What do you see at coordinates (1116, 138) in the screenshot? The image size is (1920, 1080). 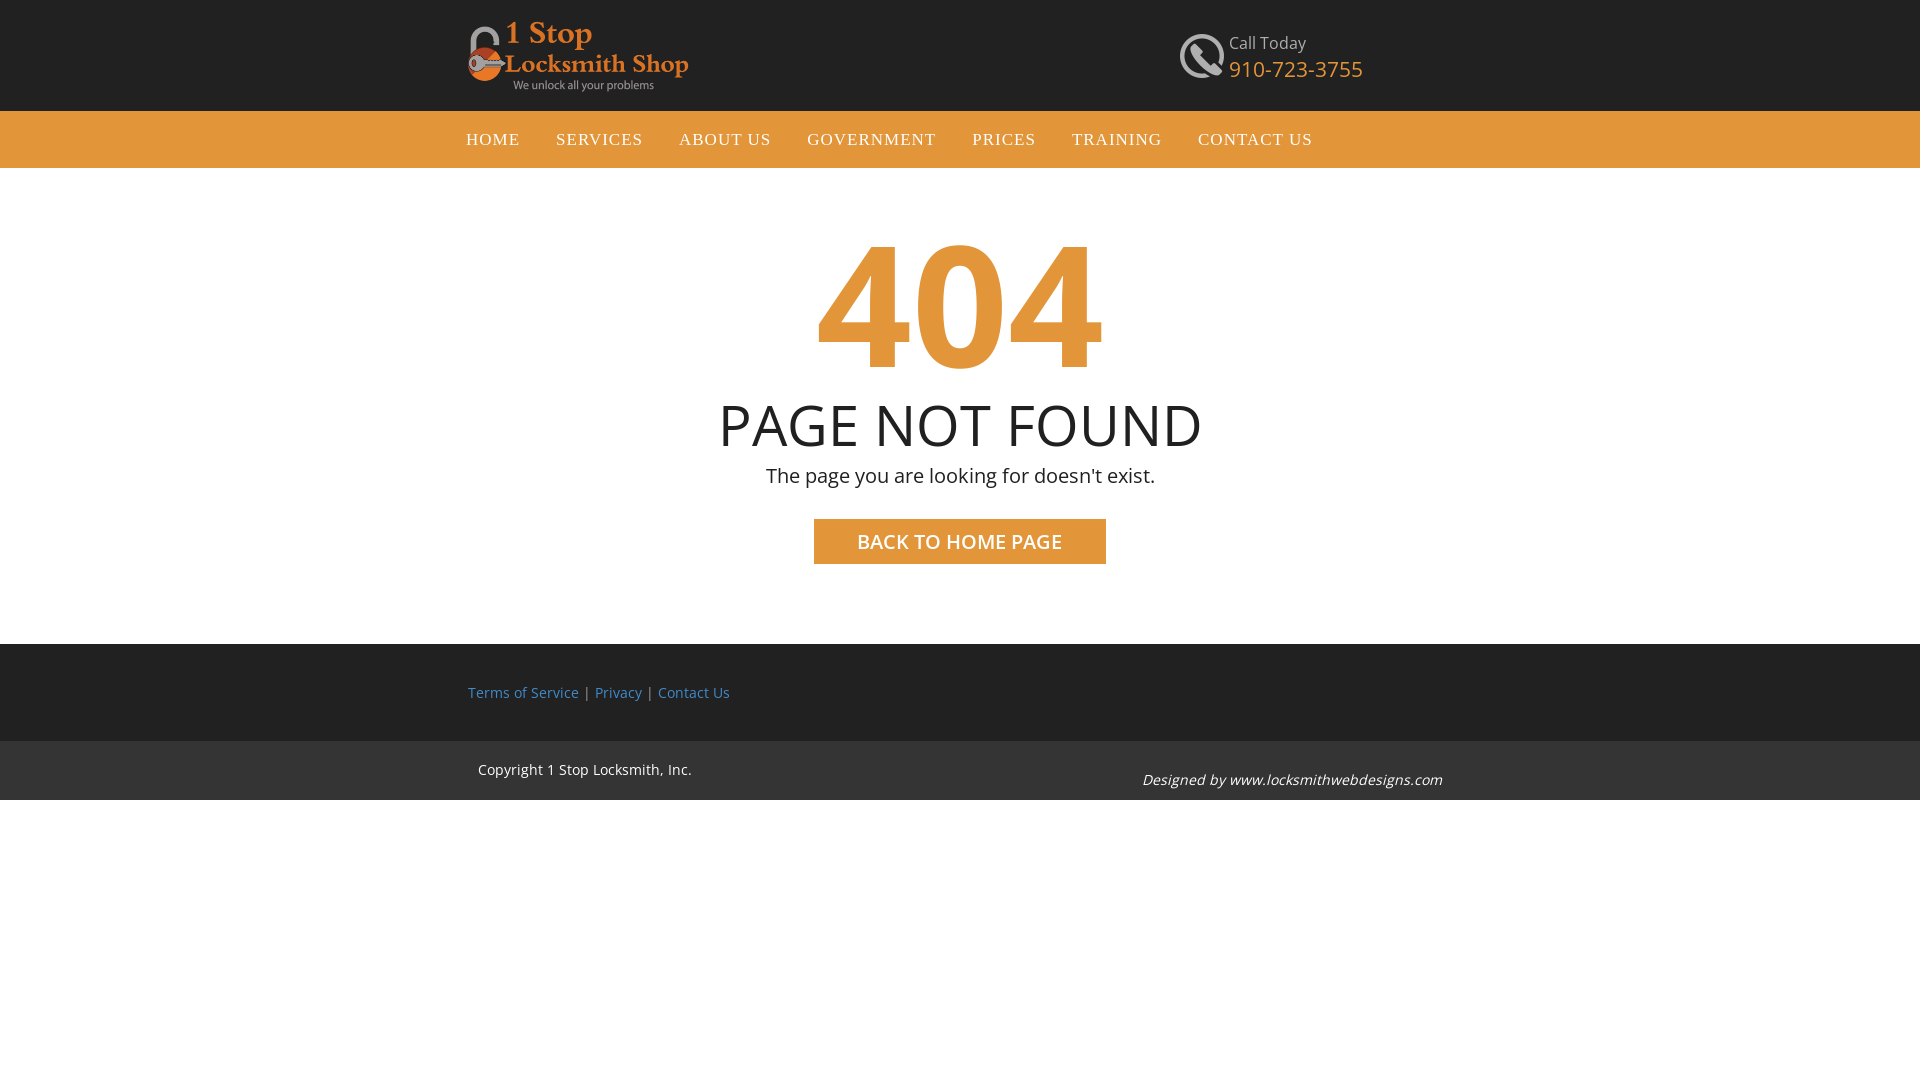 I see `'TRAINING'` at bounding box center [1116, 138].